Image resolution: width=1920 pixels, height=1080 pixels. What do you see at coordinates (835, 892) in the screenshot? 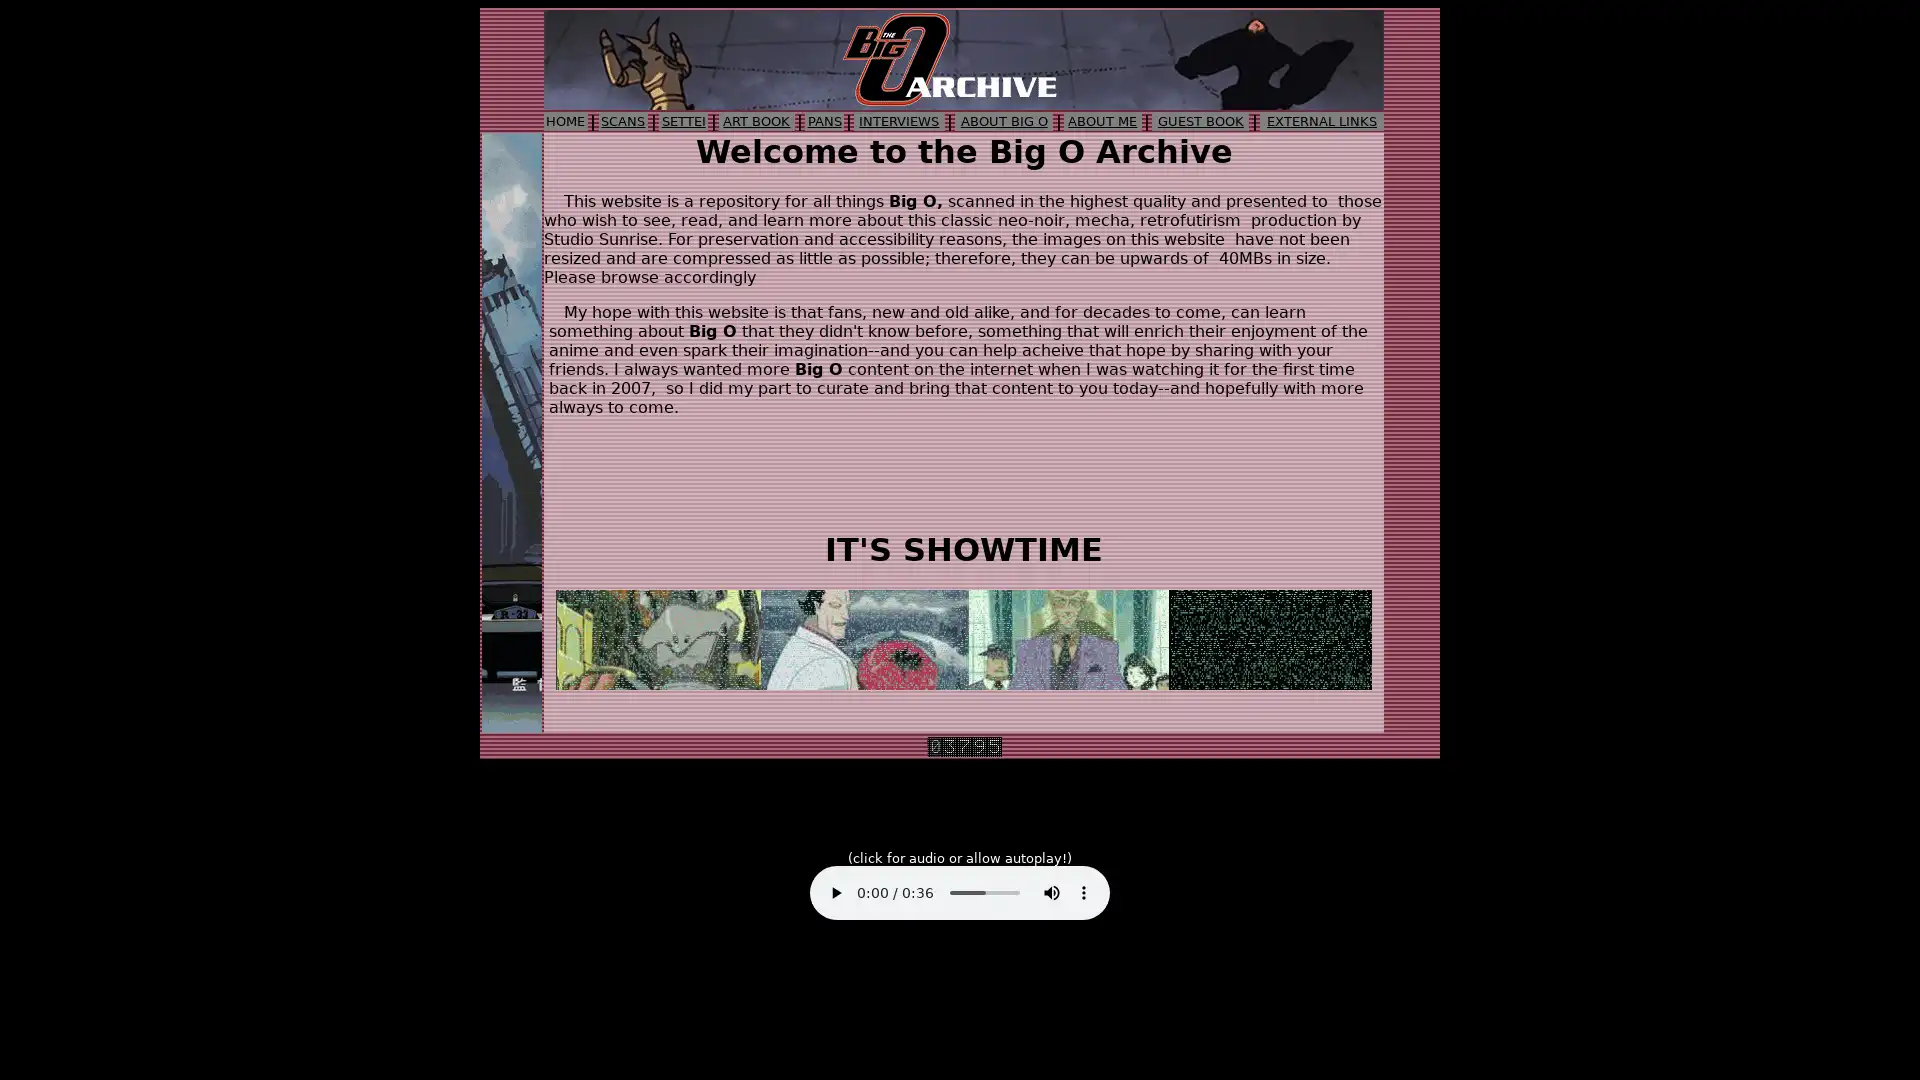
I see `play` at bounding box center [835, 892].